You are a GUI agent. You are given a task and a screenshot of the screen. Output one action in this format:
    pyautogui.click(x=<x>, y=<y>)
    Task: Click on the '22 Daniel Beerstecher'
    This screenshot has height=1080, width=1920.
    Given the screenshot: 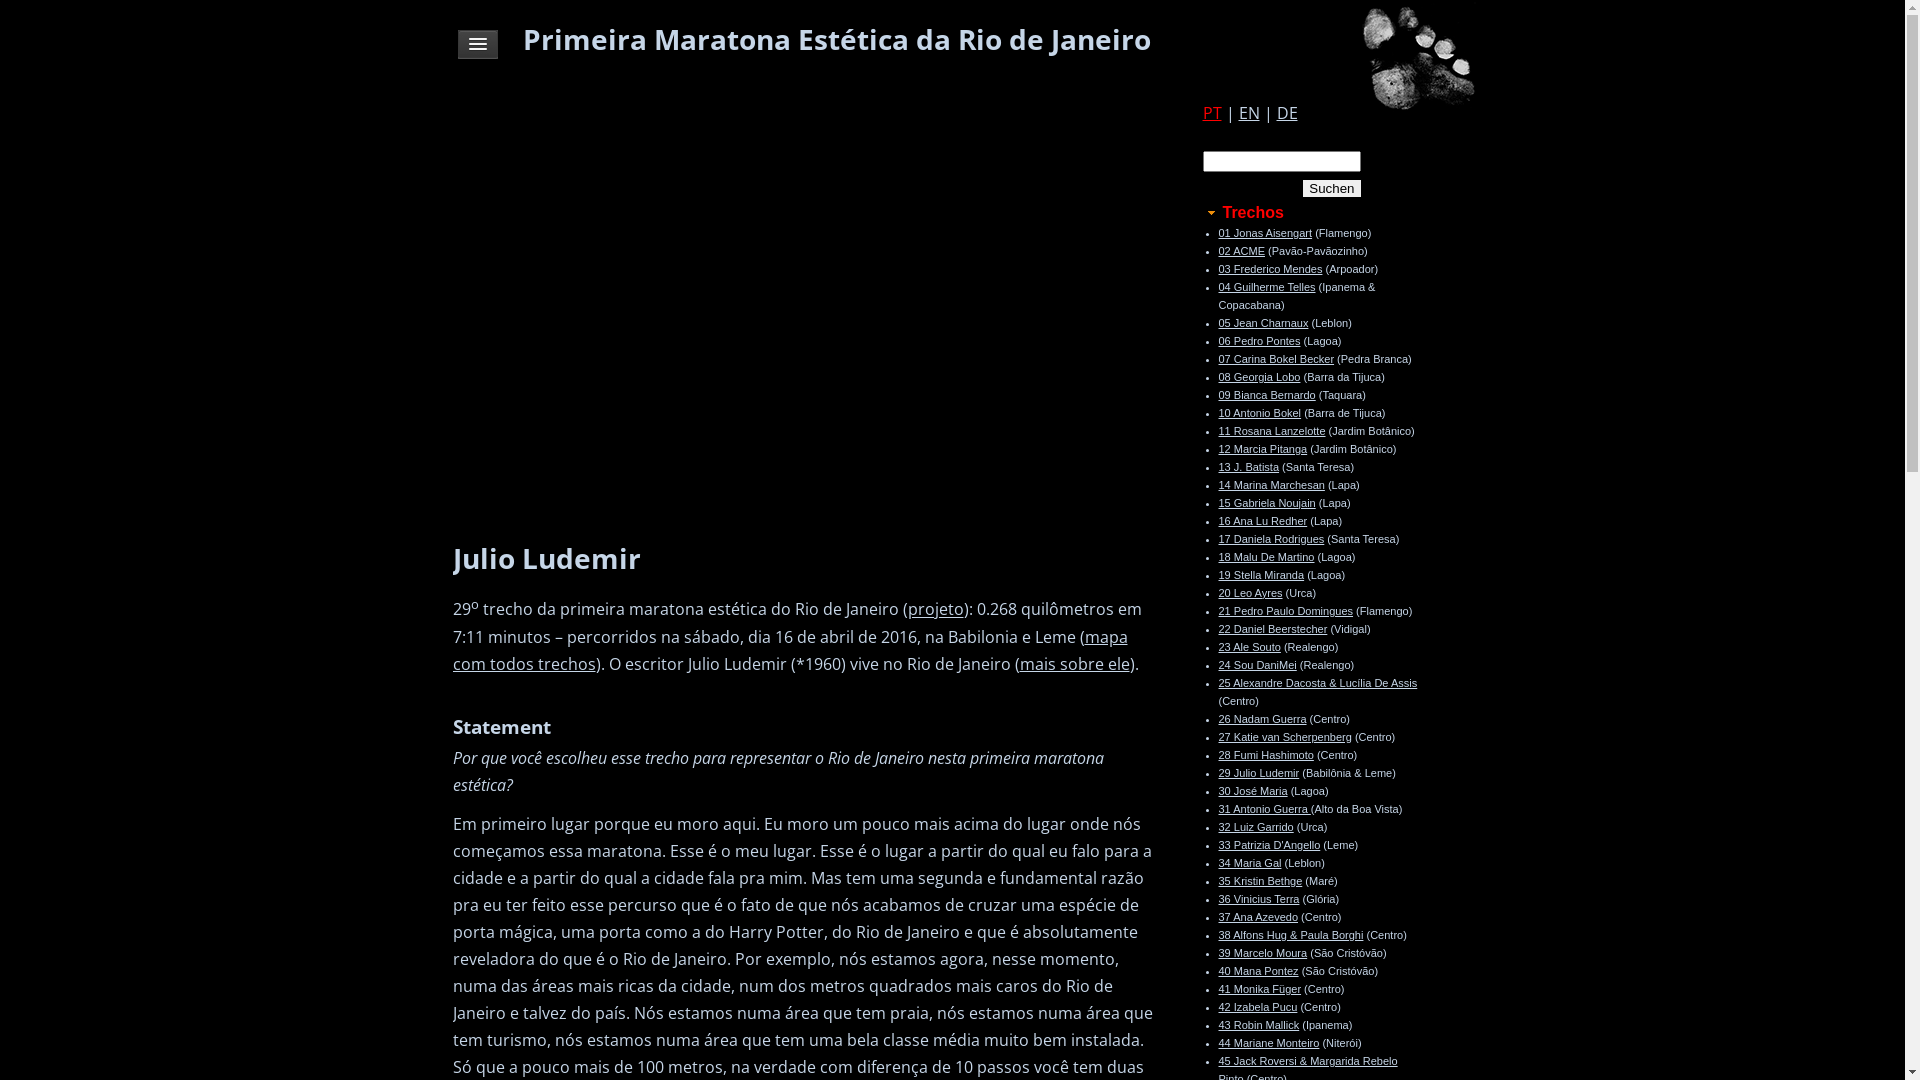 What is the action you would take?
    pyautogui.click(x=1271, y=627)
    